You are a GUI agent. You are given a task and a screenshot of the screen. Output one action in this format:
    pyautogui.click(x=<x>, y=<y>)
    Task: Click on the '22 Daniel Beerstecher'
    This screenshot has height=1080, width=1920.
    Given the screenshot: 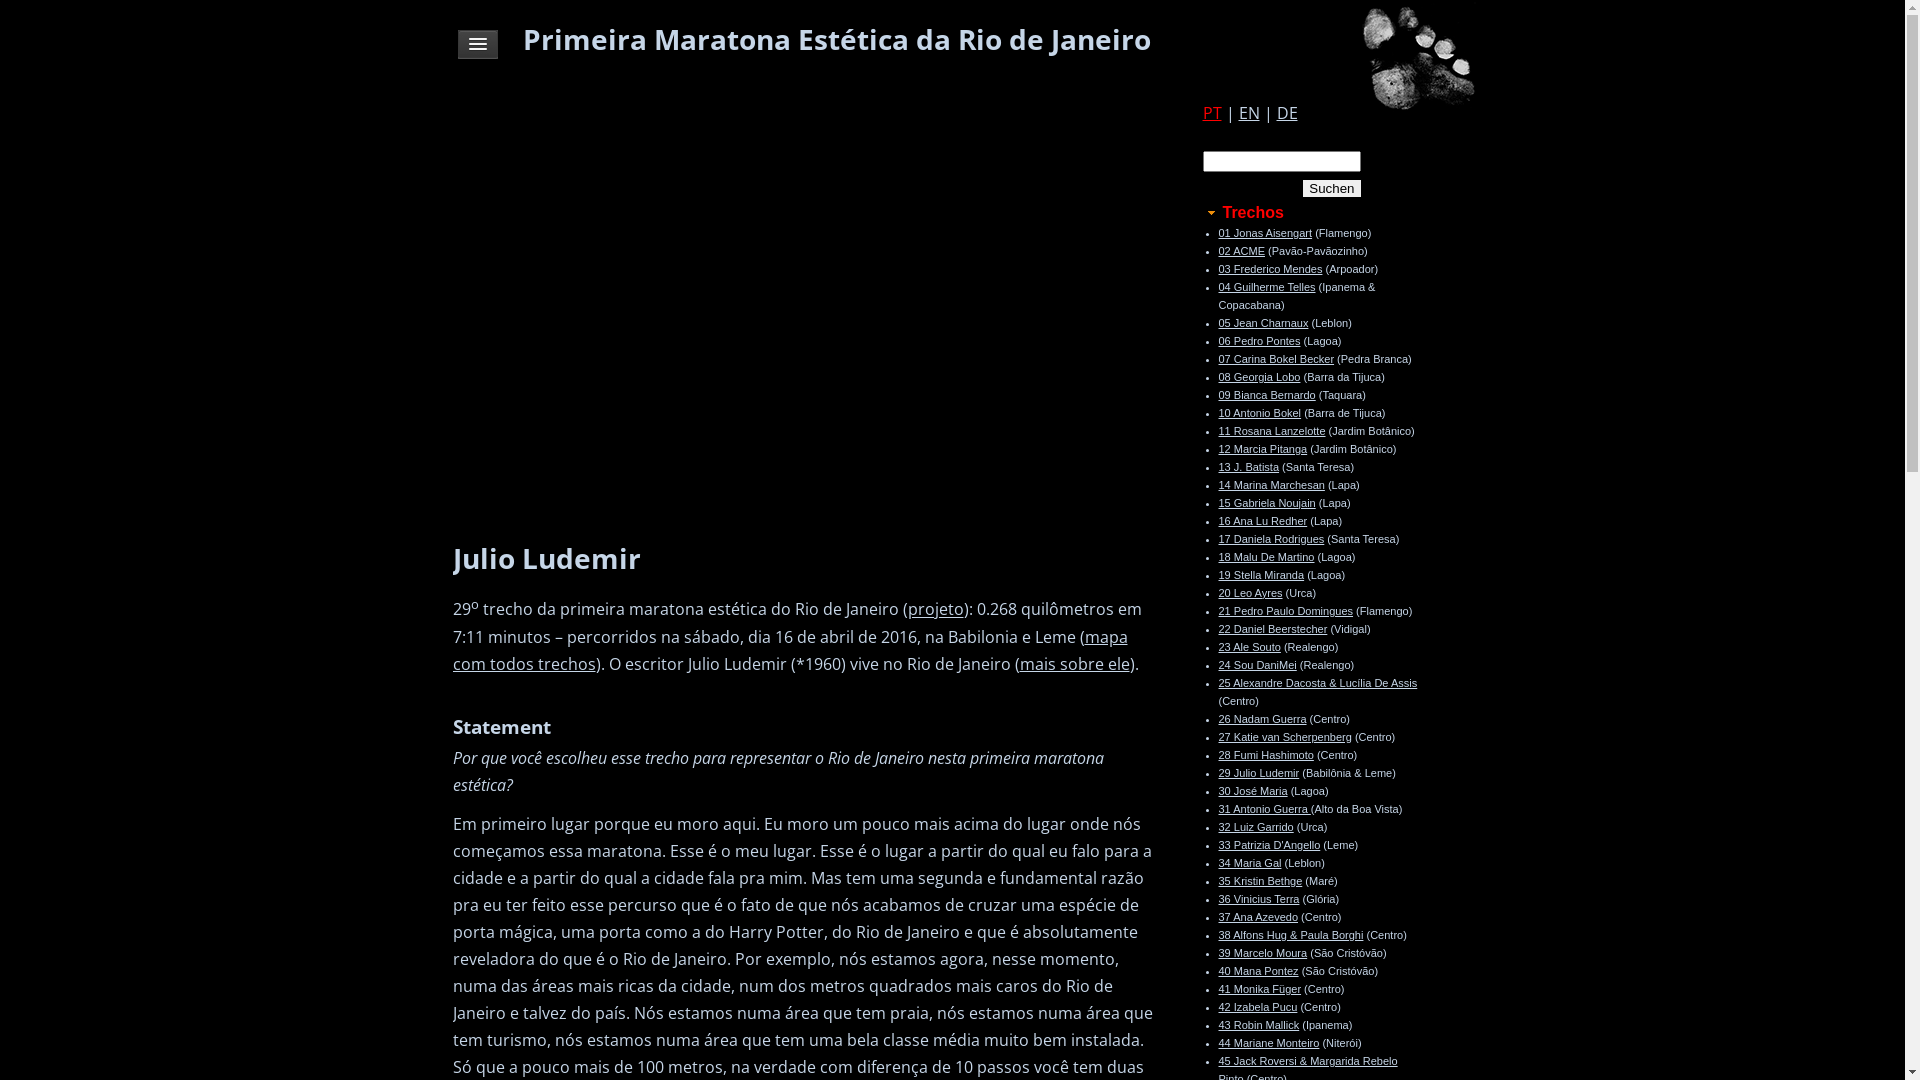 What is the action you would take?
    pyautogui.click(x=1271, y=627)
    